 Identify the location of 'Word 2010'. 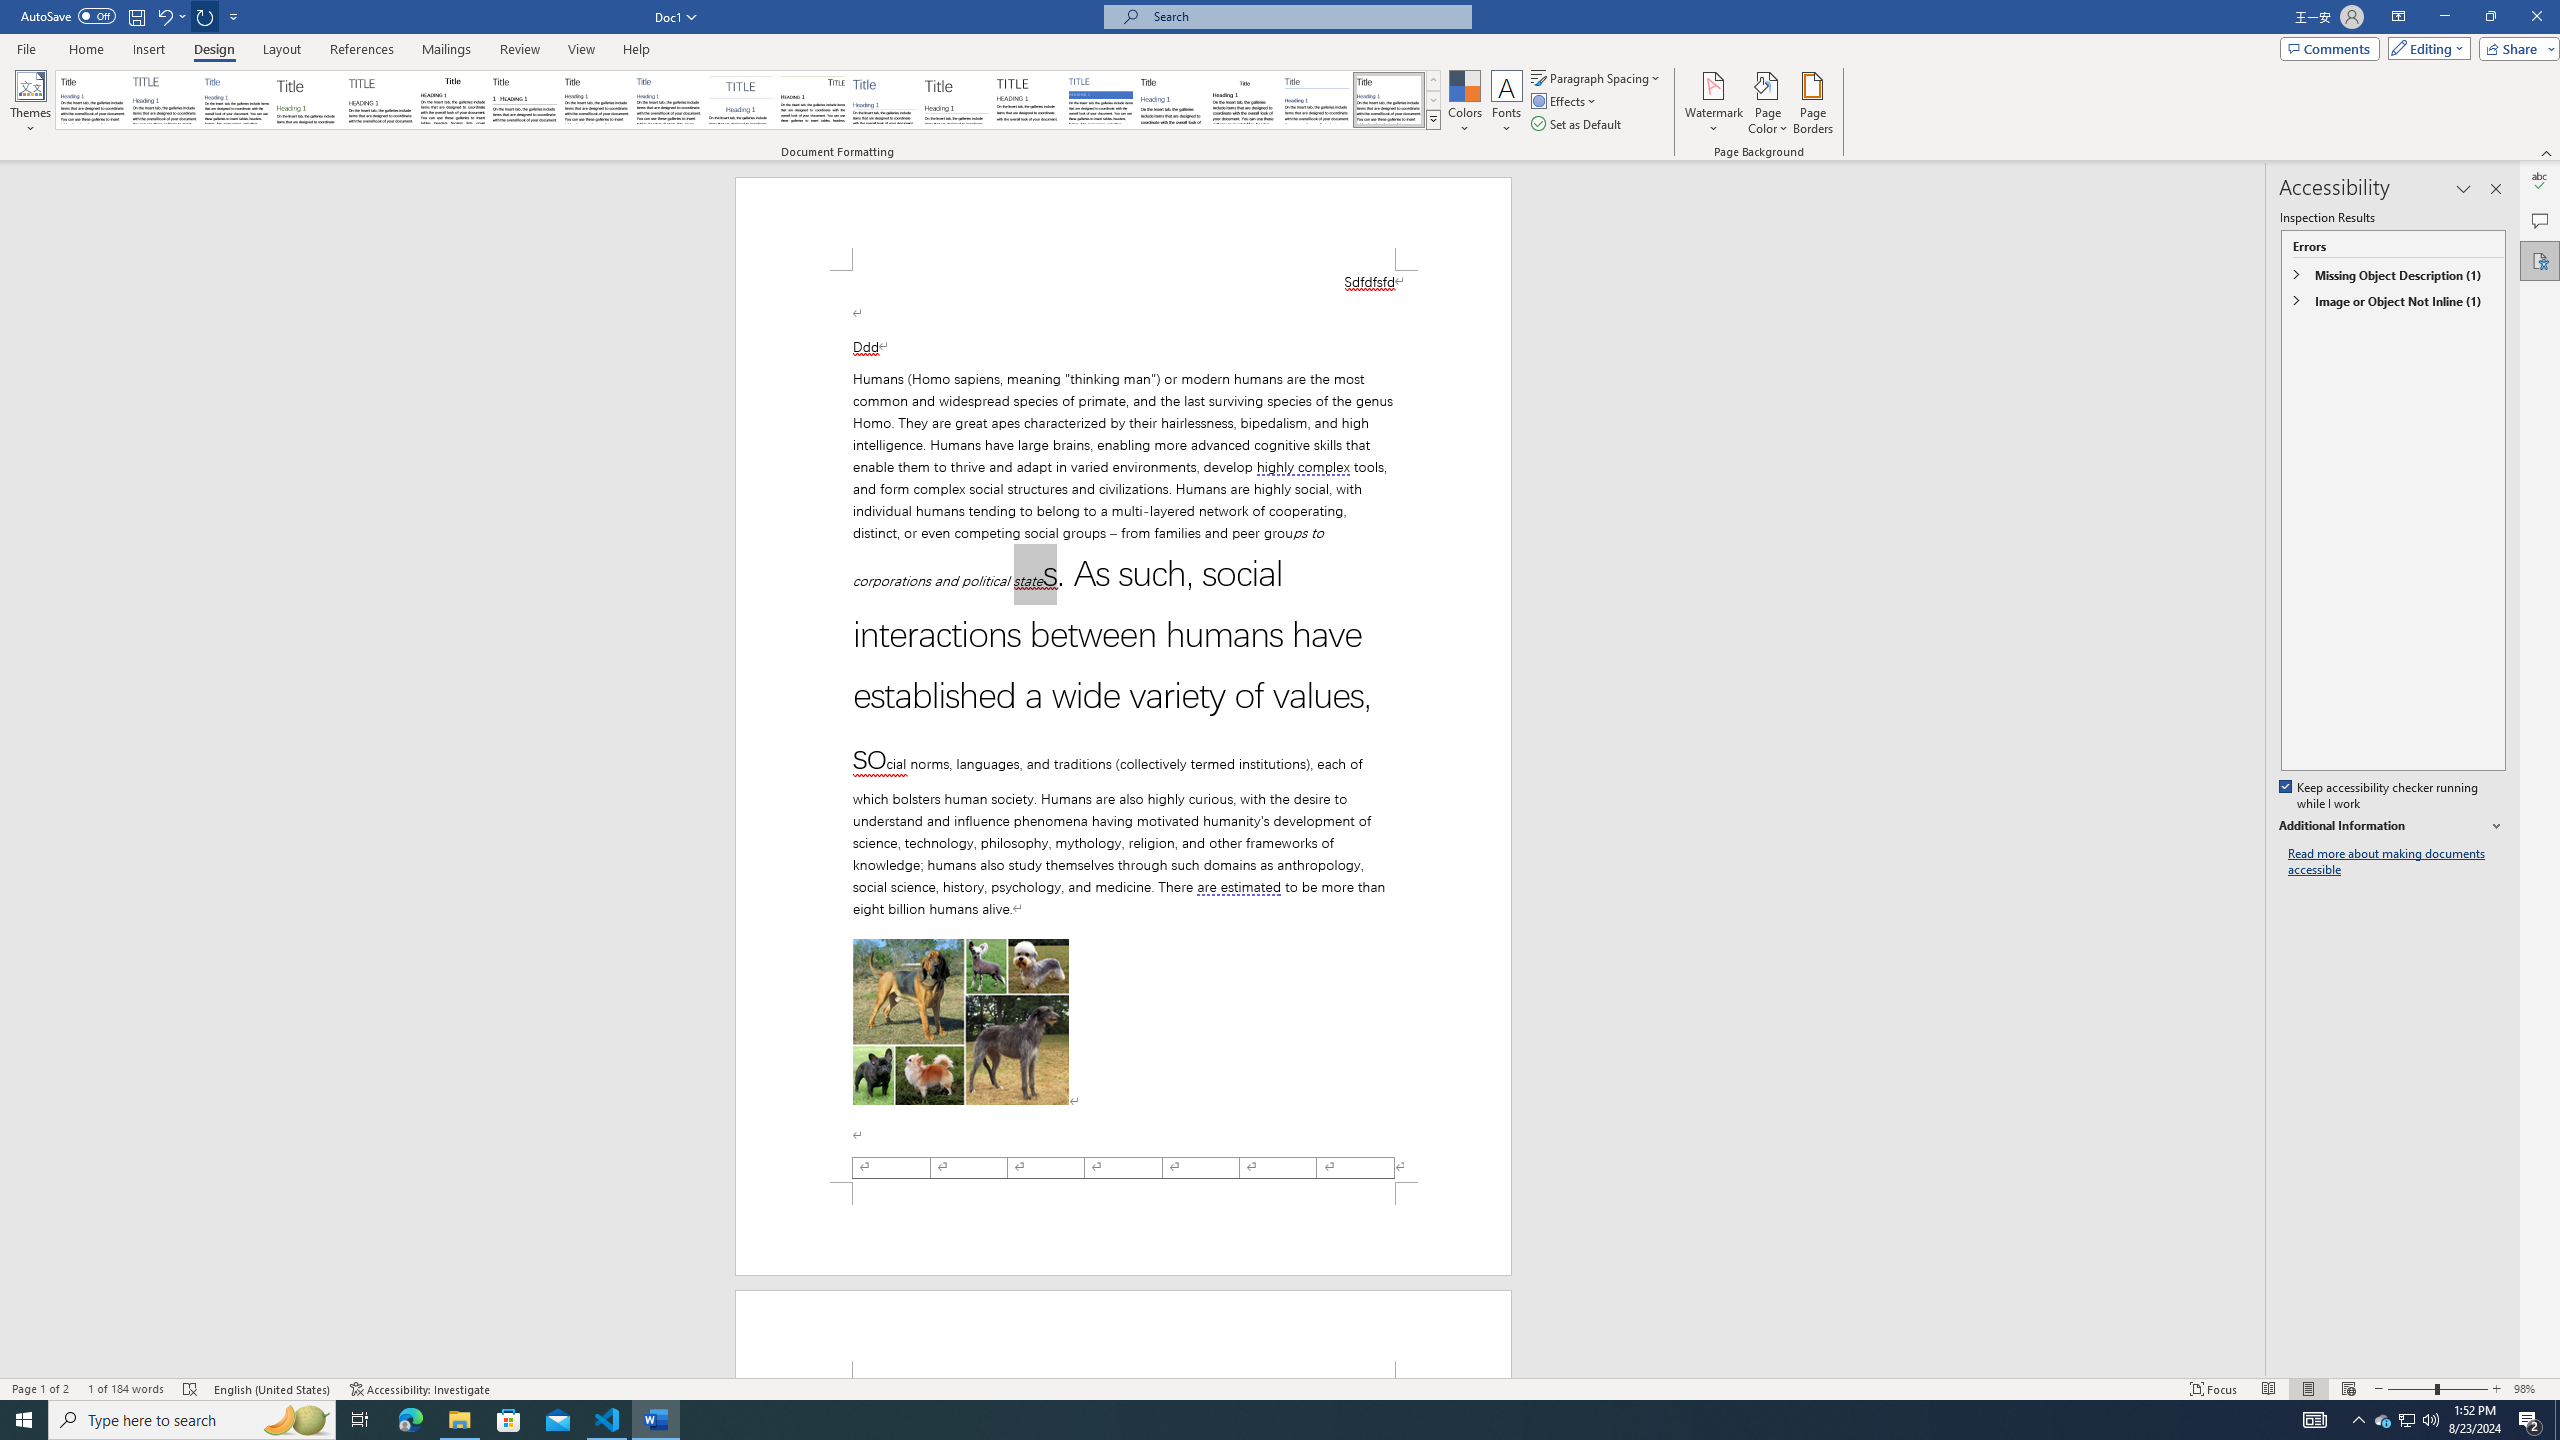
(1316, 99).